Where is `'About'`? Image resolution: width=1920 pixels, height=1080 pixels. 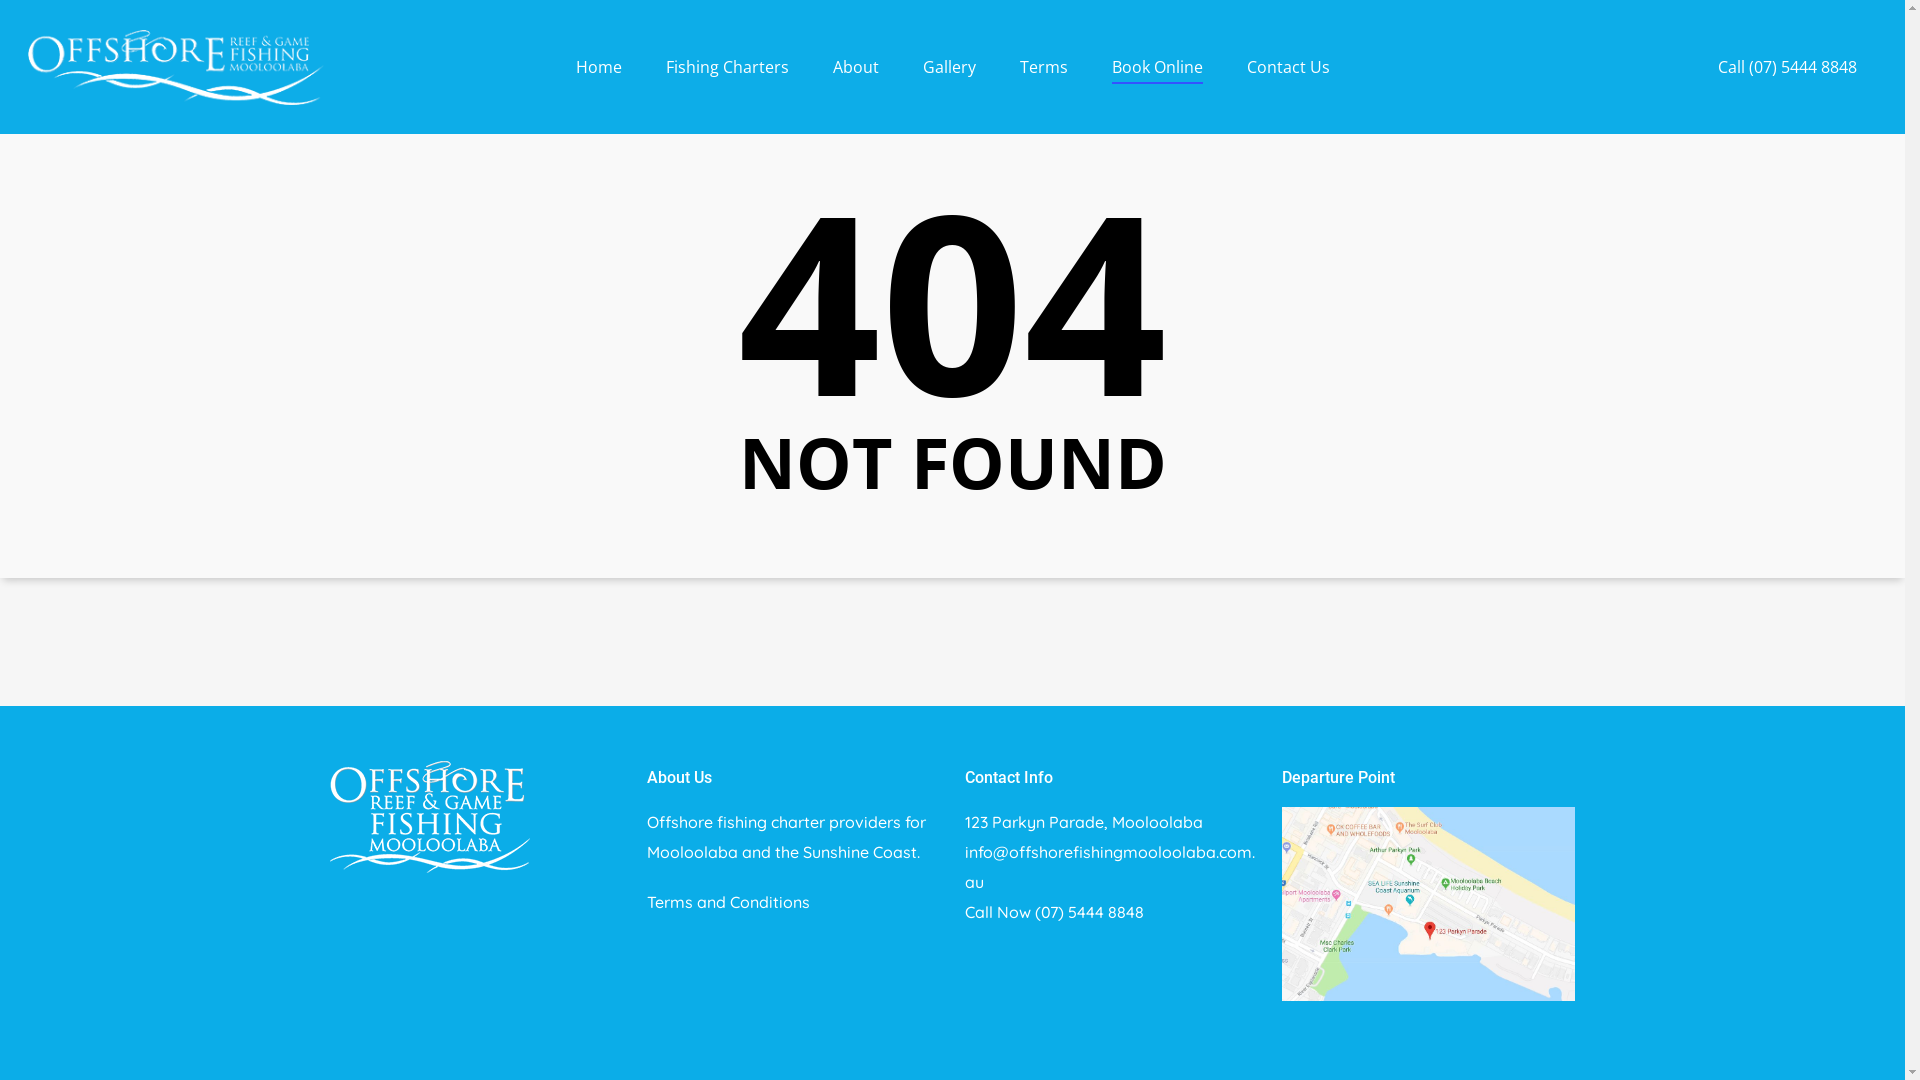
'About' is located at coordinates (854, 80).